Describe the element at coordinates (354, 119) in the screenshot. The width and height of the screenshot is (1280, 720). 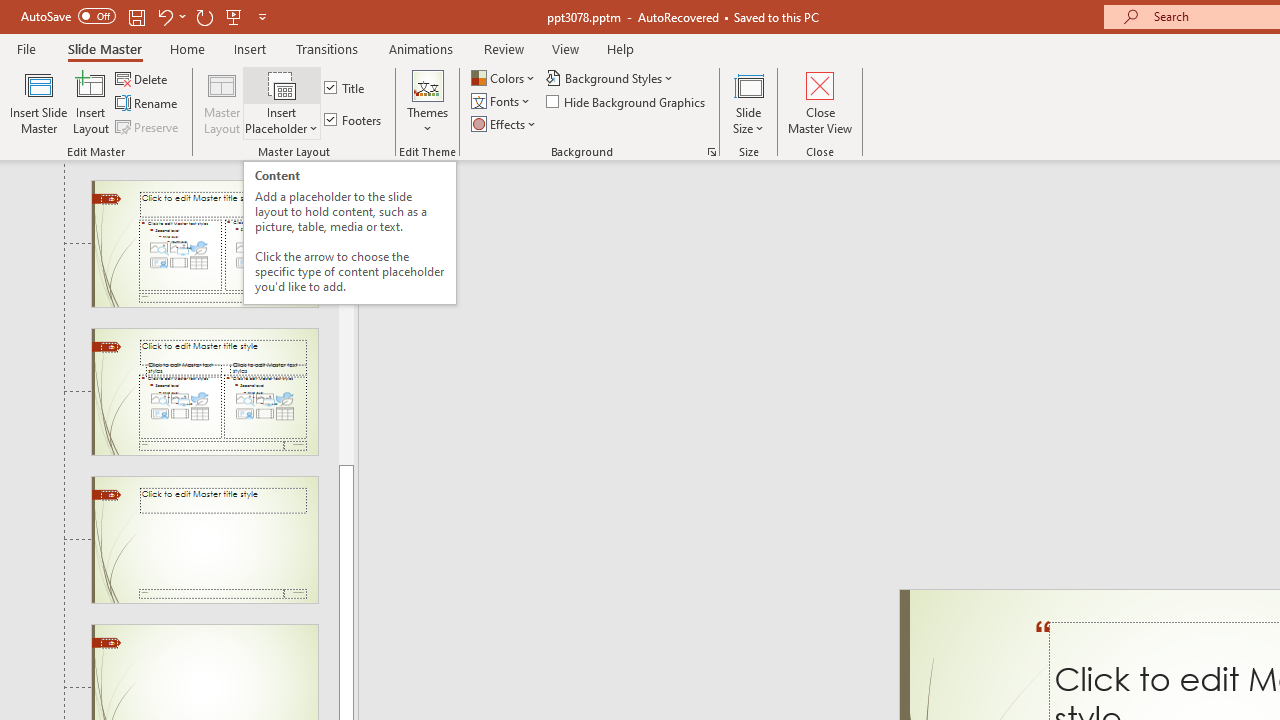
I see `'Footers'` at that location.